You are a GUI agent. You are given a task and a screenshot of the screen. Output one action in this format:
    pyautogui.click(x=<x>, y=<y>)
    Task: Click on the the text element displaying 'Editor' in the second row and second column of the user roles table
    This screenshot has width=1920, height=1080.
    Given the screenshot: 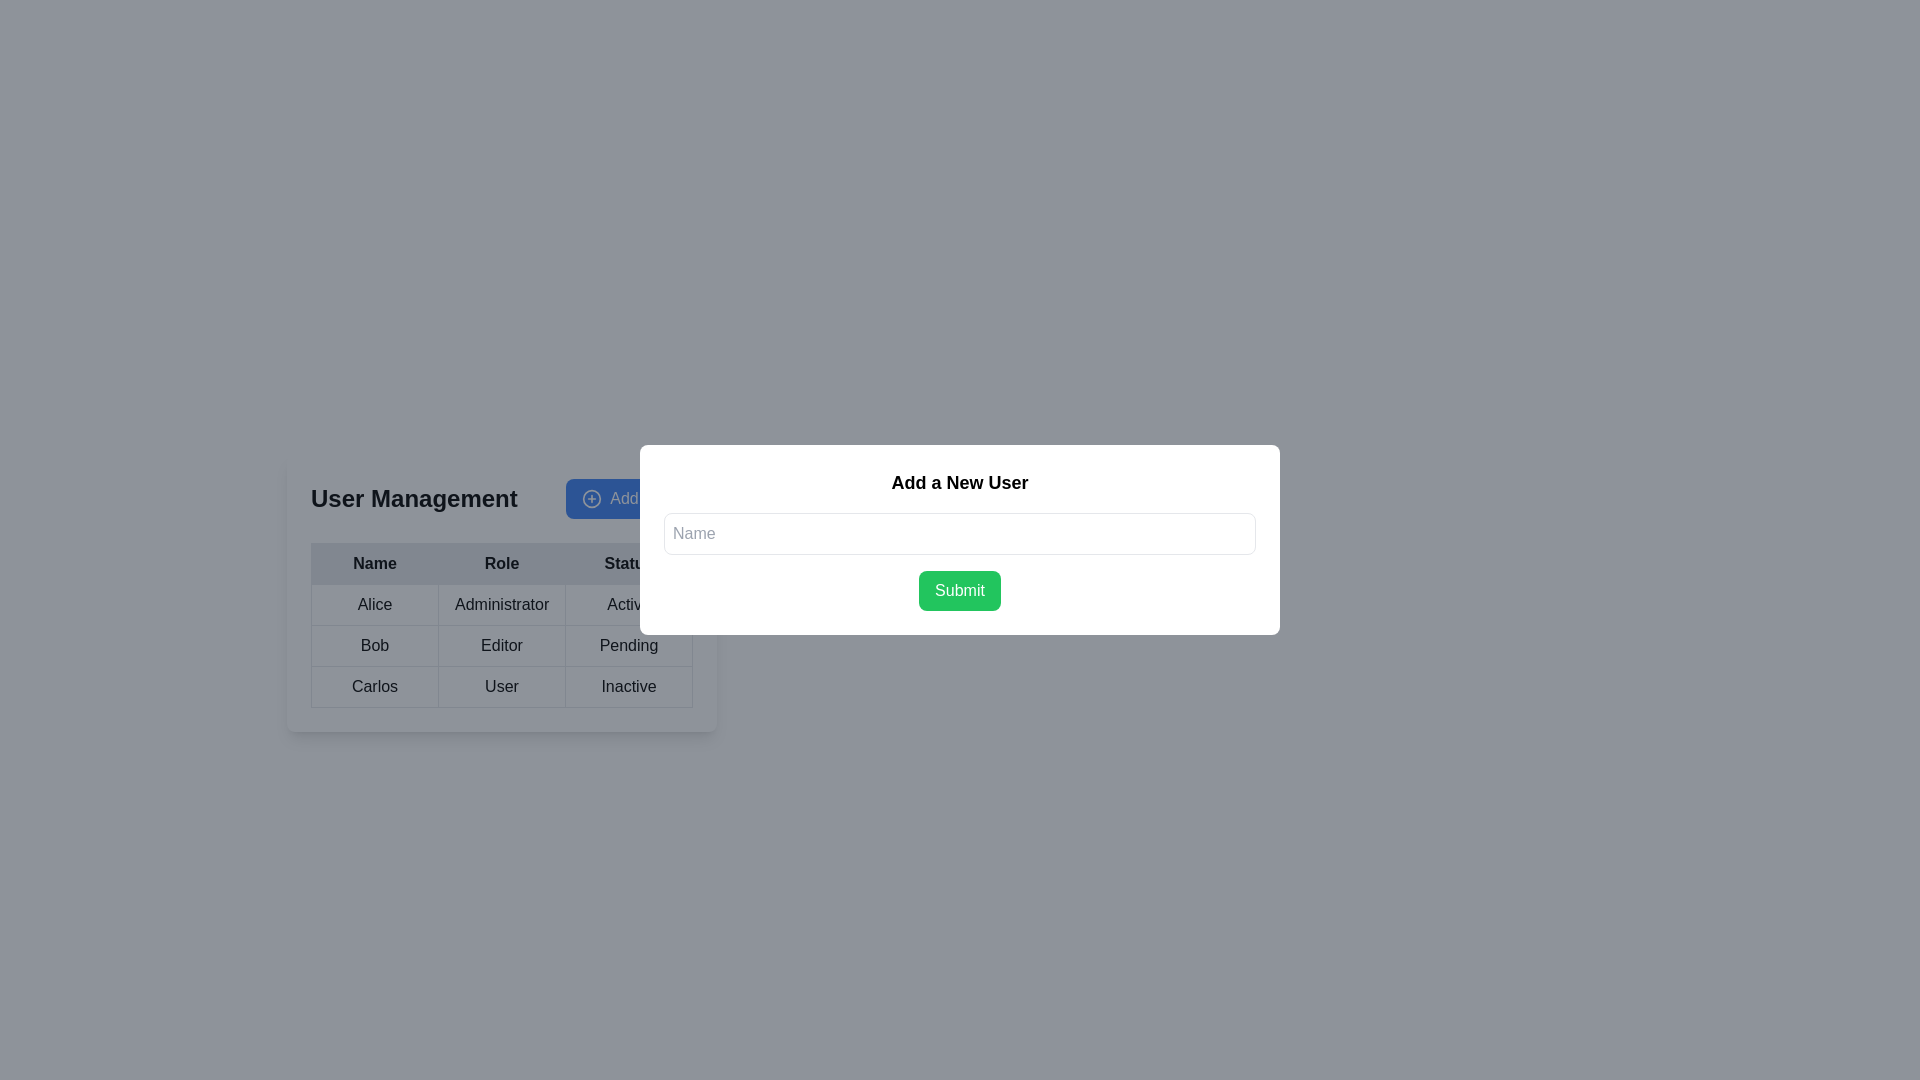 What is the action you would take?
    pyautogui.click(x=502, y=645)
    